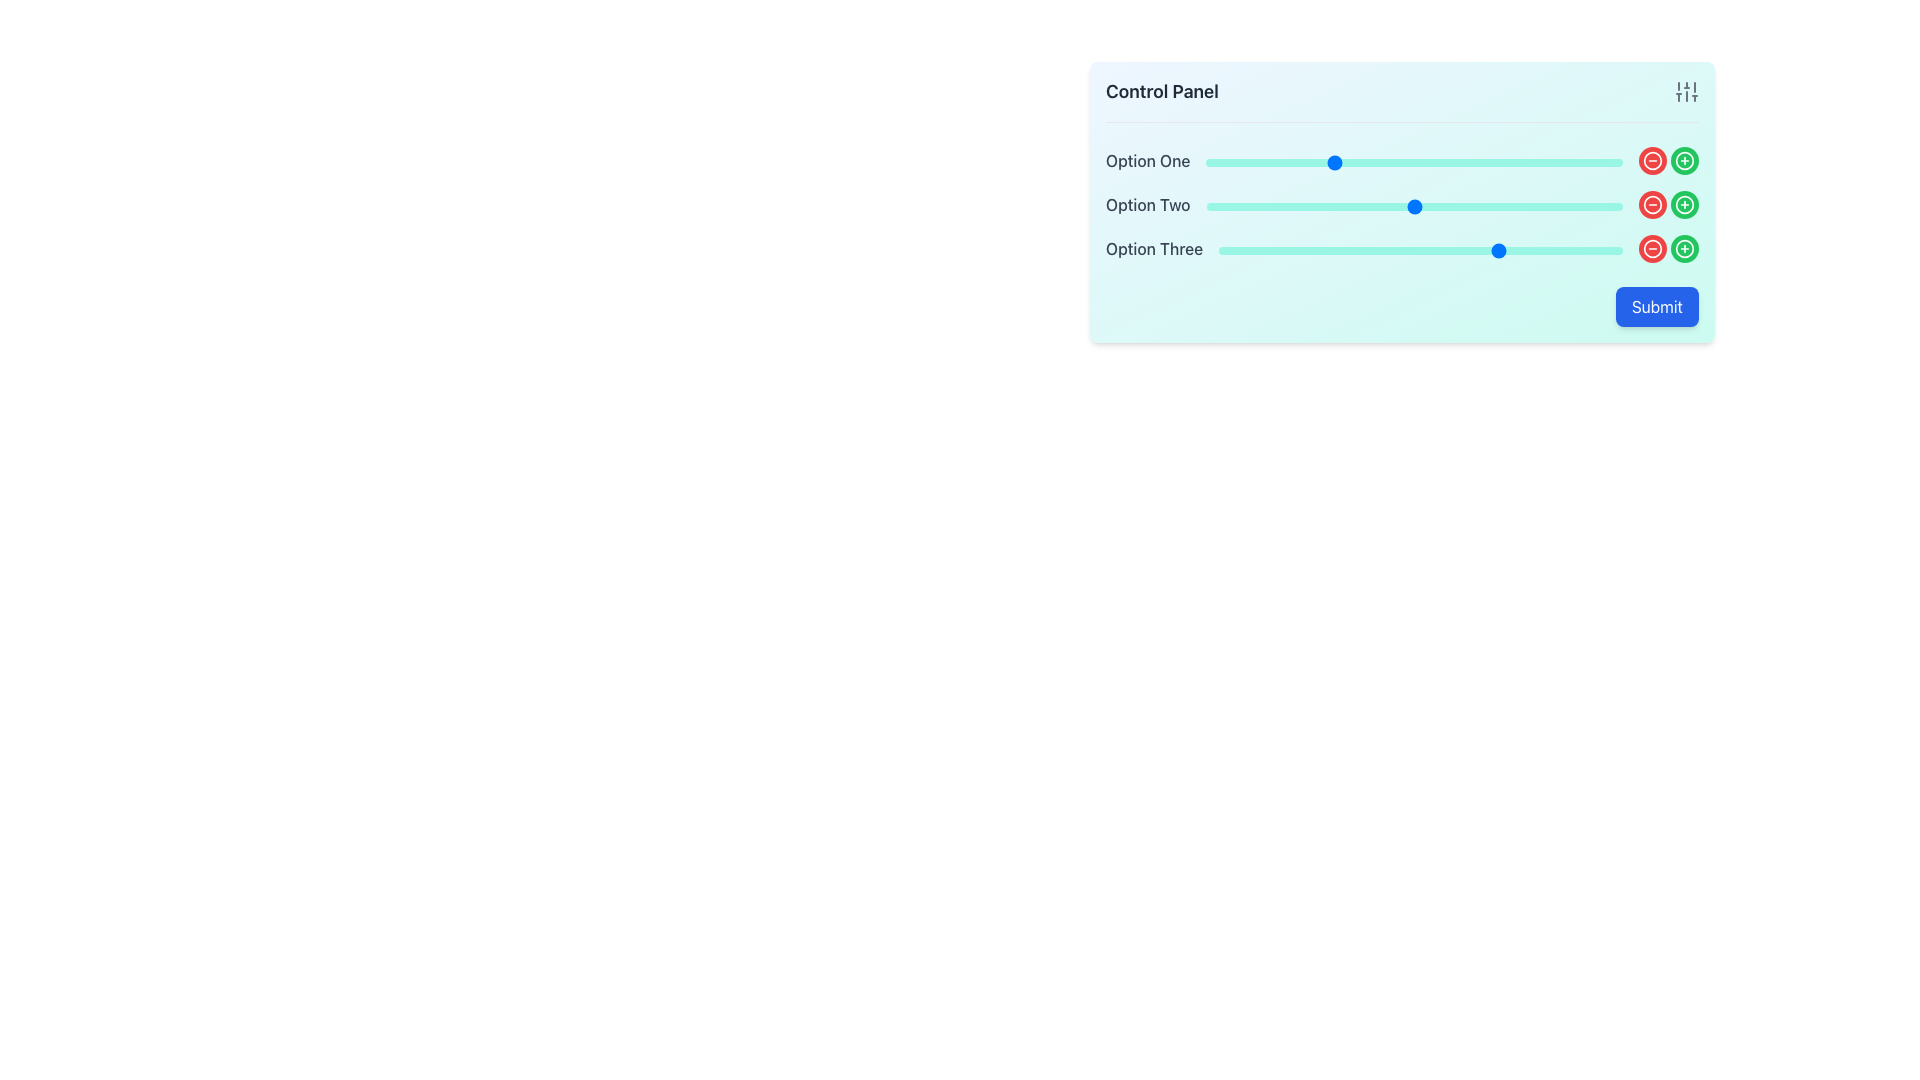 Image resolution: width=1920 pixels, height=1080 pixels. Describe the element at coordinates (1518, 207) in the screenshot. I see `the slider` at that location.